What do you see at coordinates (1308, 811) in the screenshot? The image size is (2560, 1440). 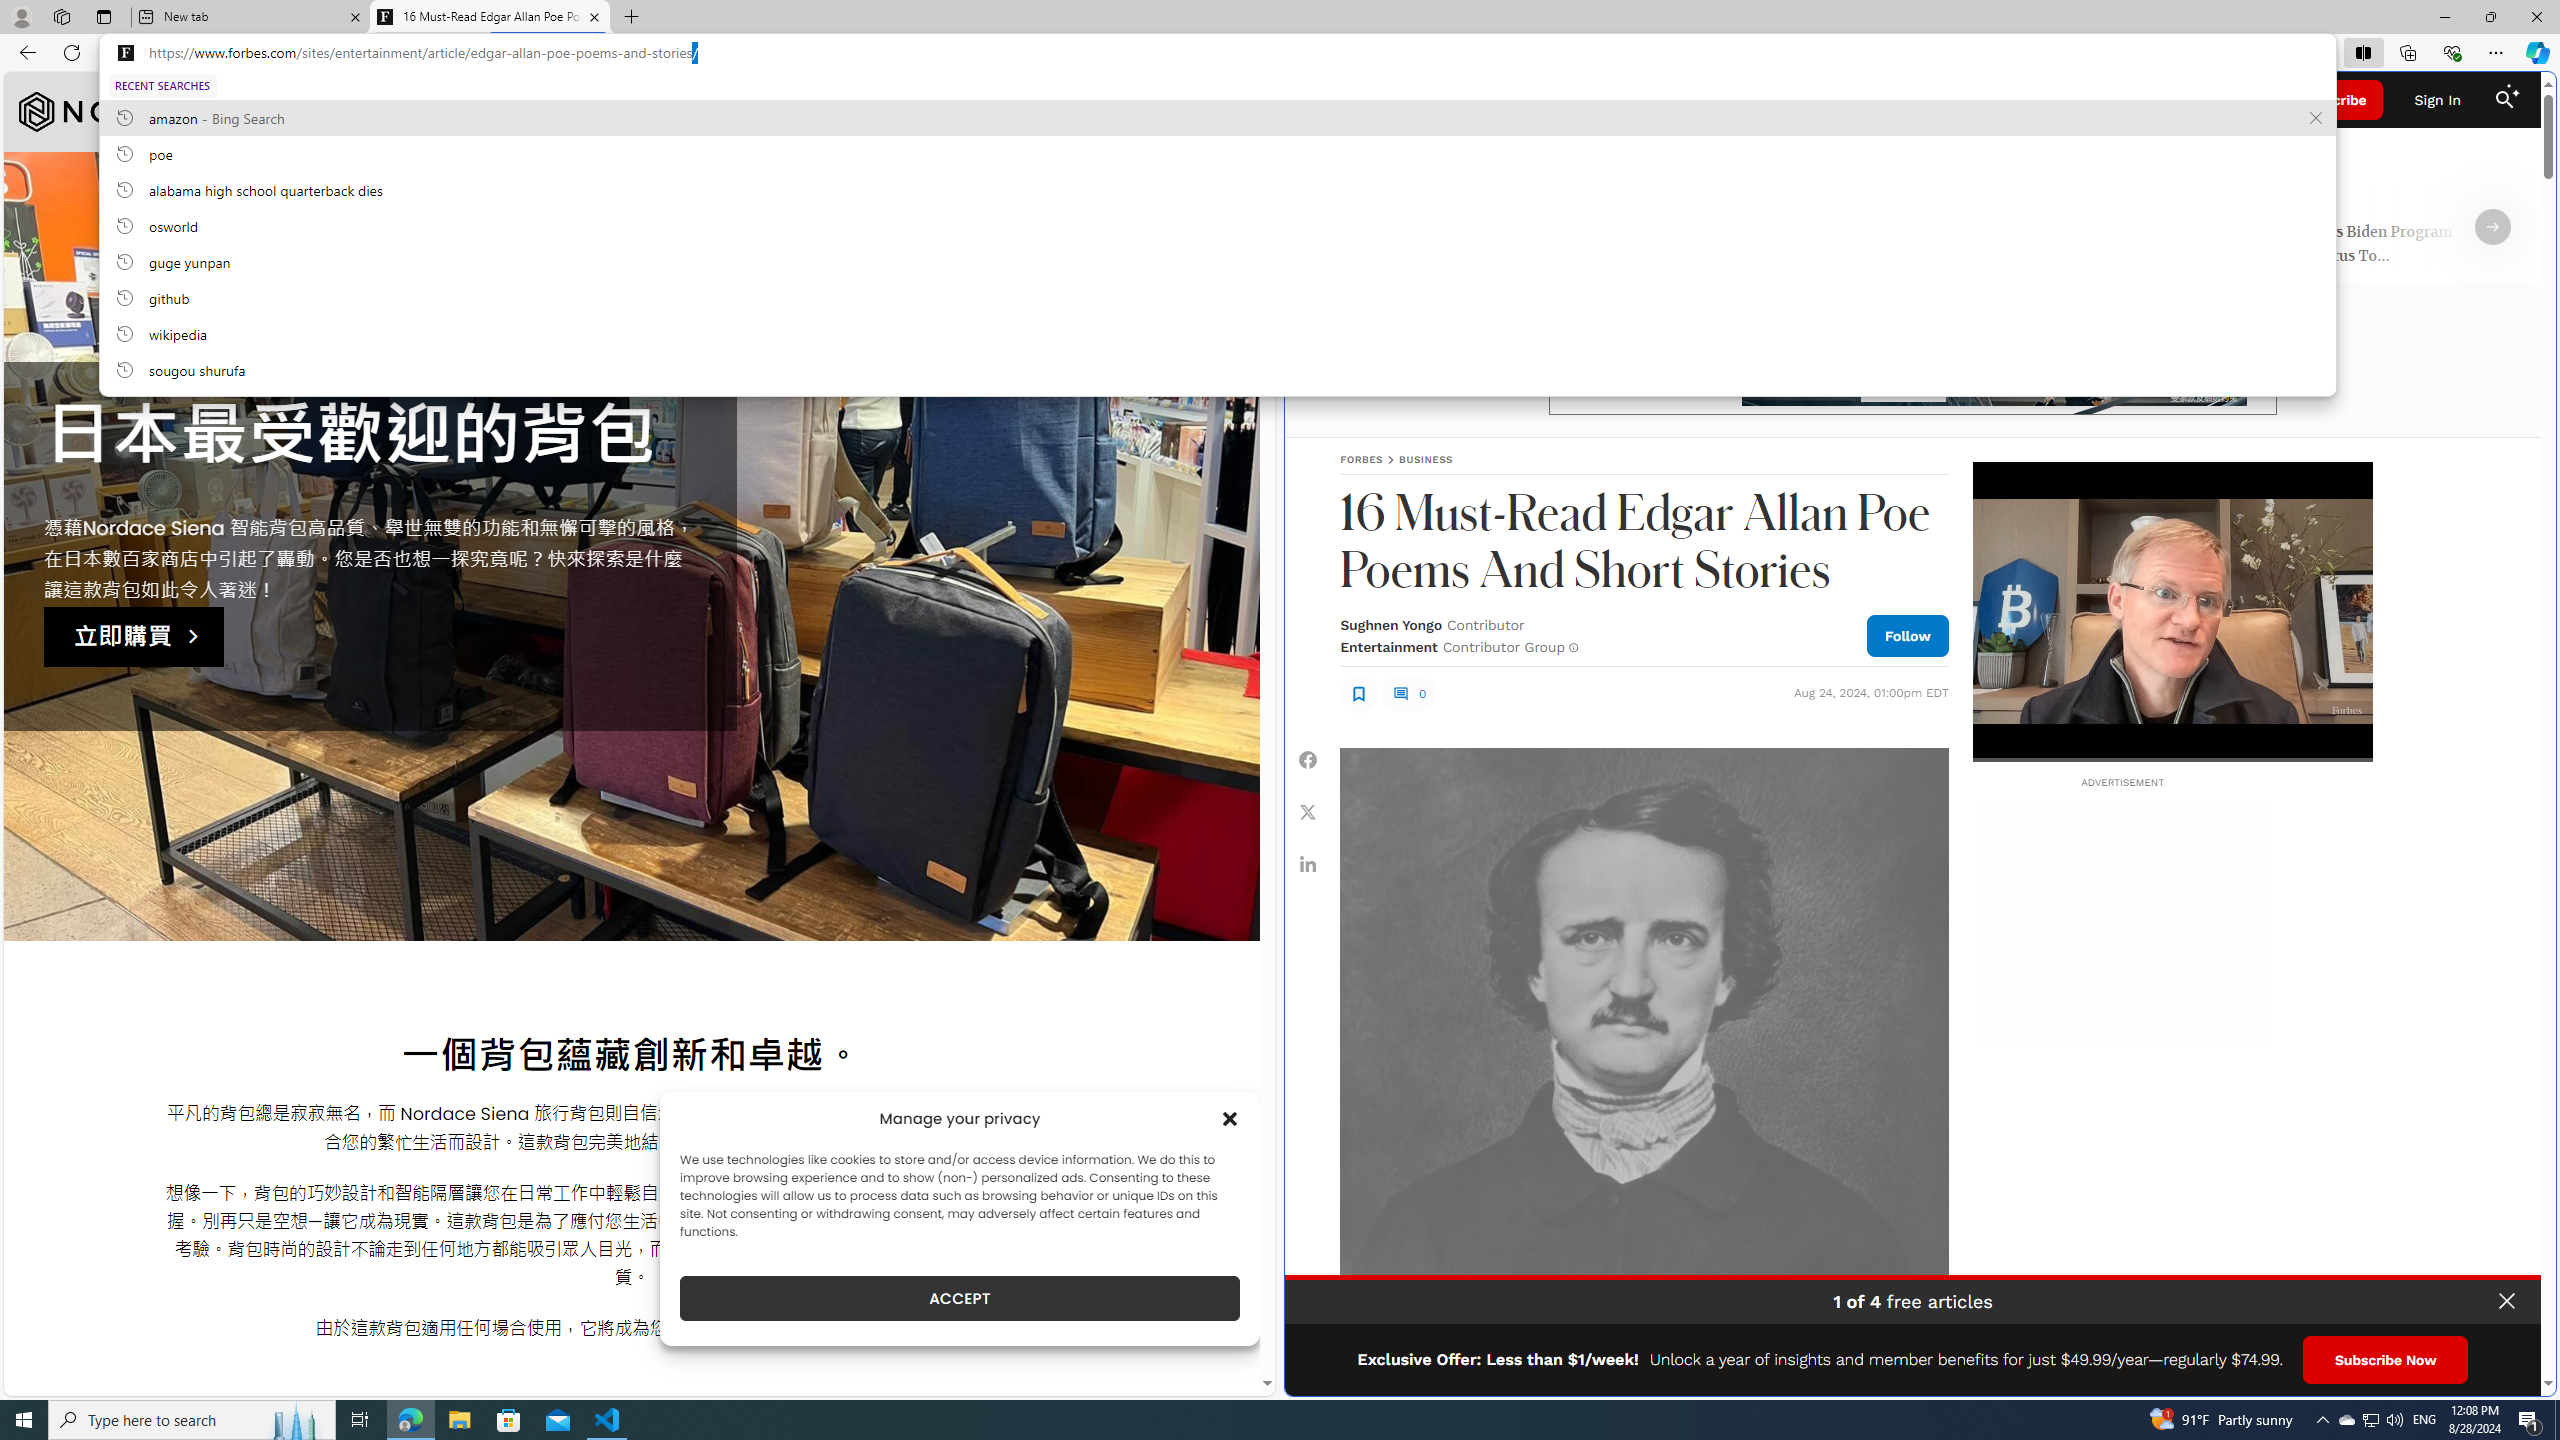 I see `'Class: fs-icon fs-icon--xCorp'` at bounding box center [1308, 811].